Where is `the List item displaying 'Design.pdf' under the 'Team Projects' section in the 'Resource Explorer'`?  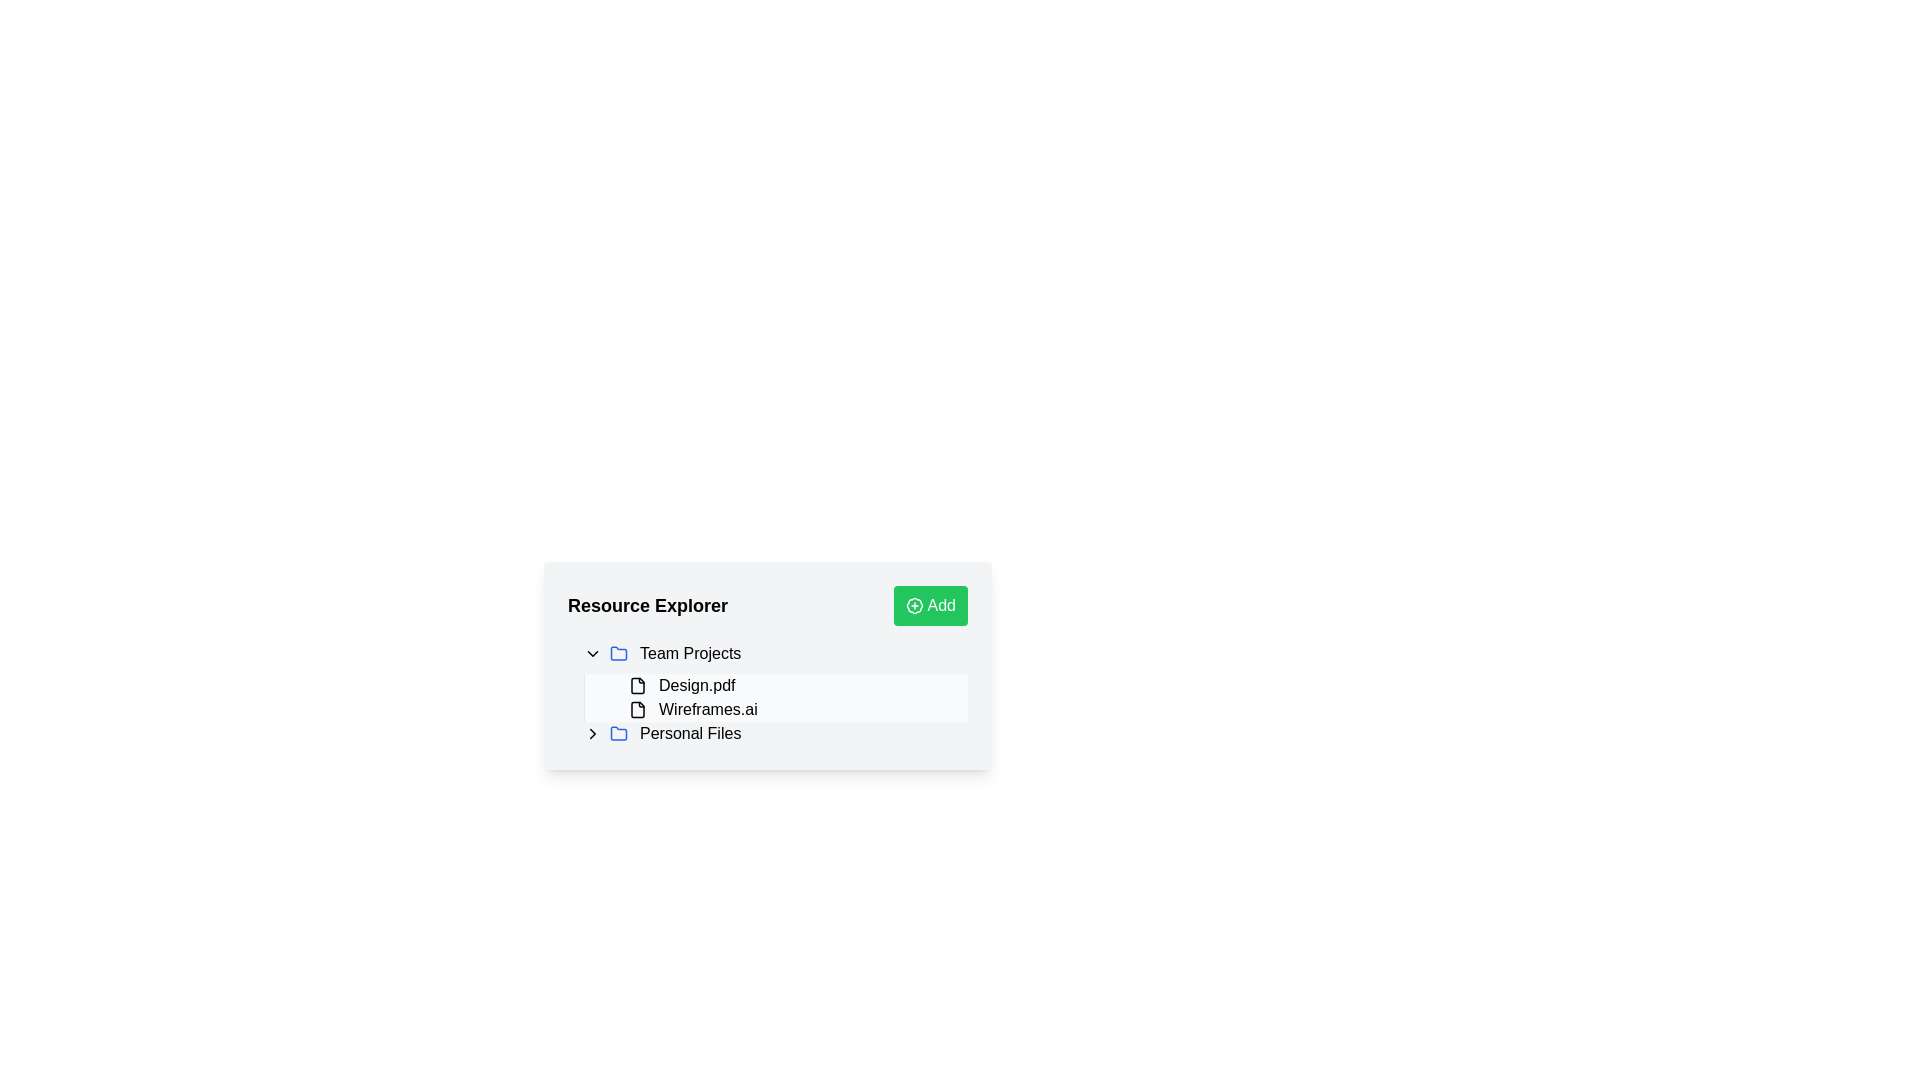 the List item displaying 'Design.pdf' under the 'Team Projects' section in the 'Resource Explorer' is located at coordinates (775, 697).